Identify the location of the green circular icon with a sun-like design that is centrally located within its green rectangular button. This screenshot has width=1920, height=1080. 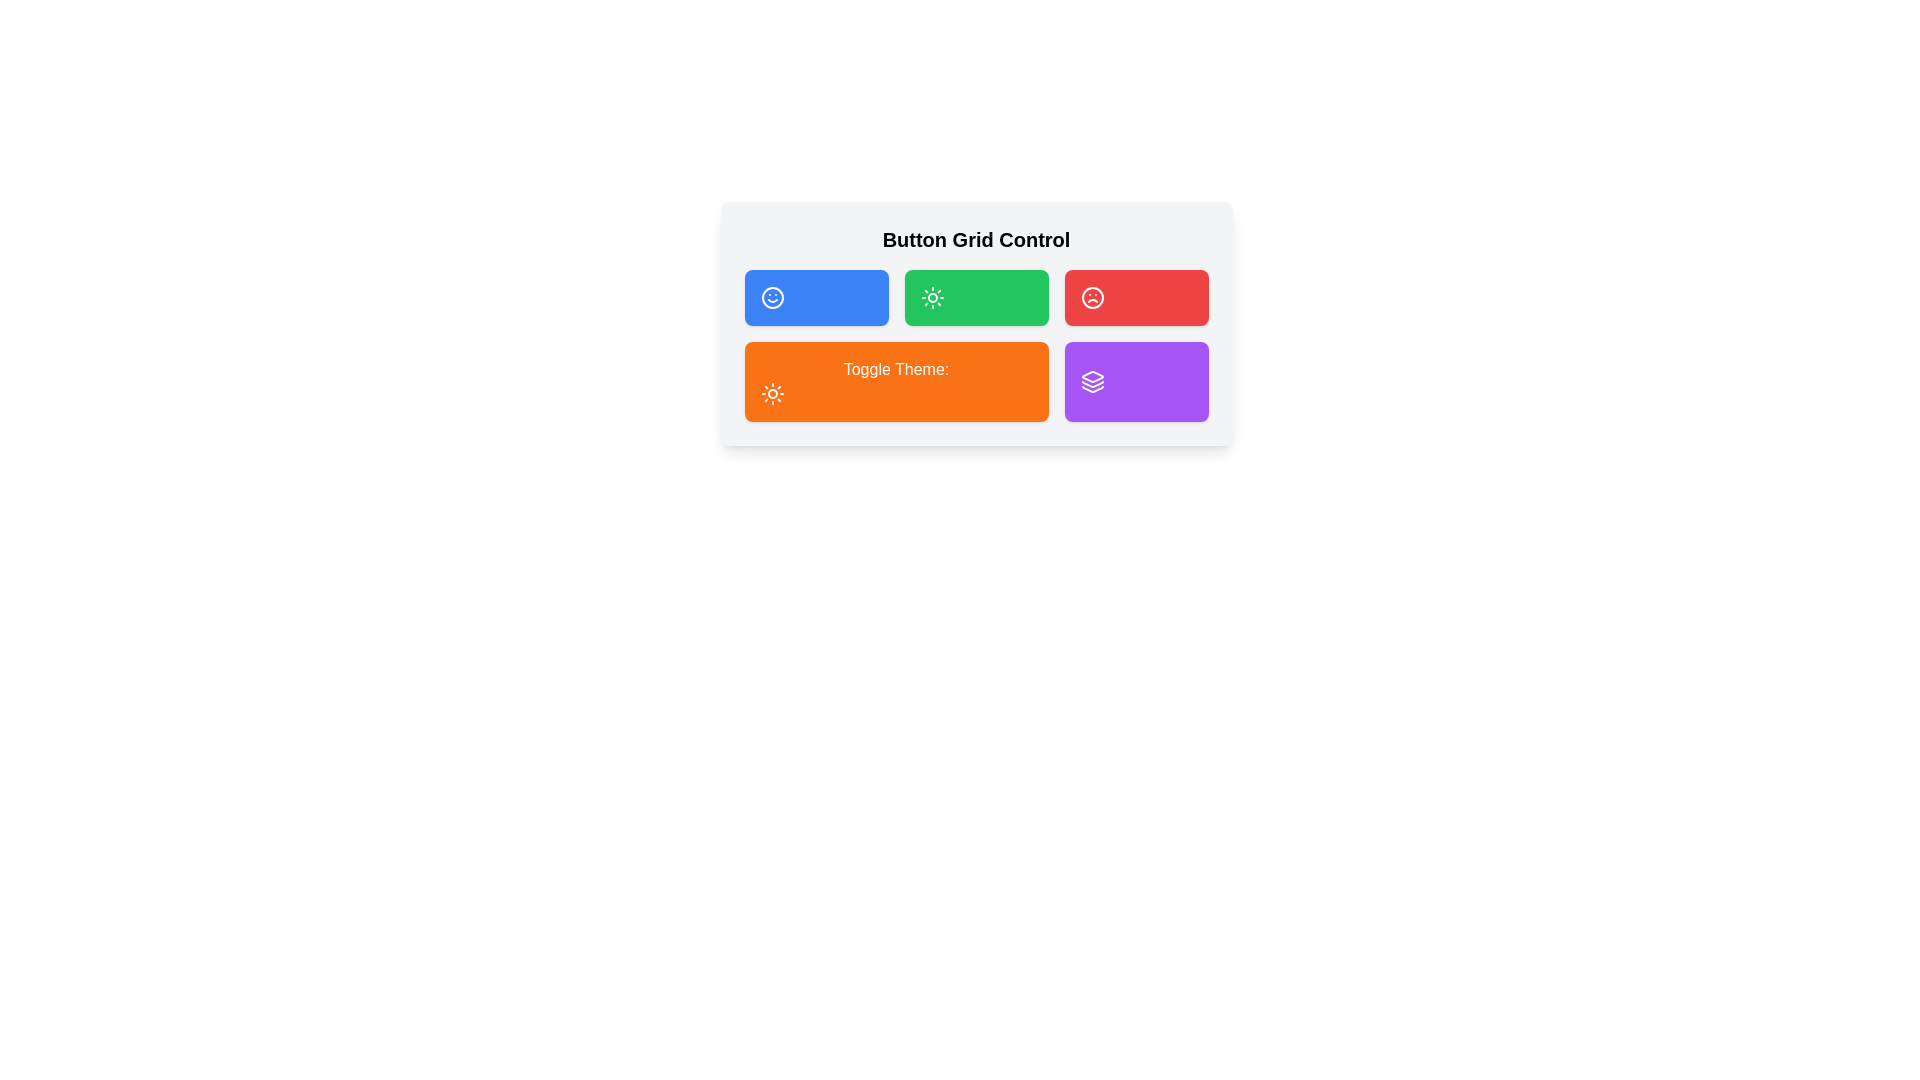
(931, 297).